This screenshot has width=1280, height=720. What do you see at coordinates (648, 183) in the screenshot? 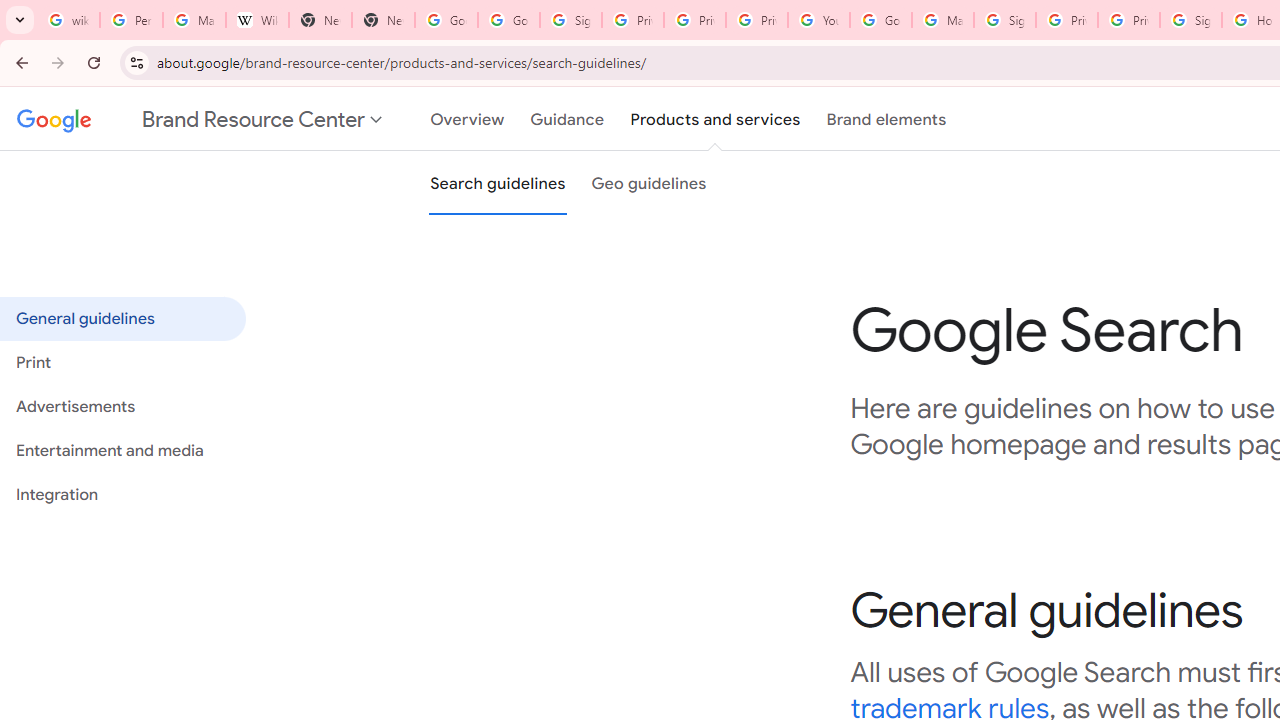
I see `'Geo guidelines'` at bounding box center [648, 183].